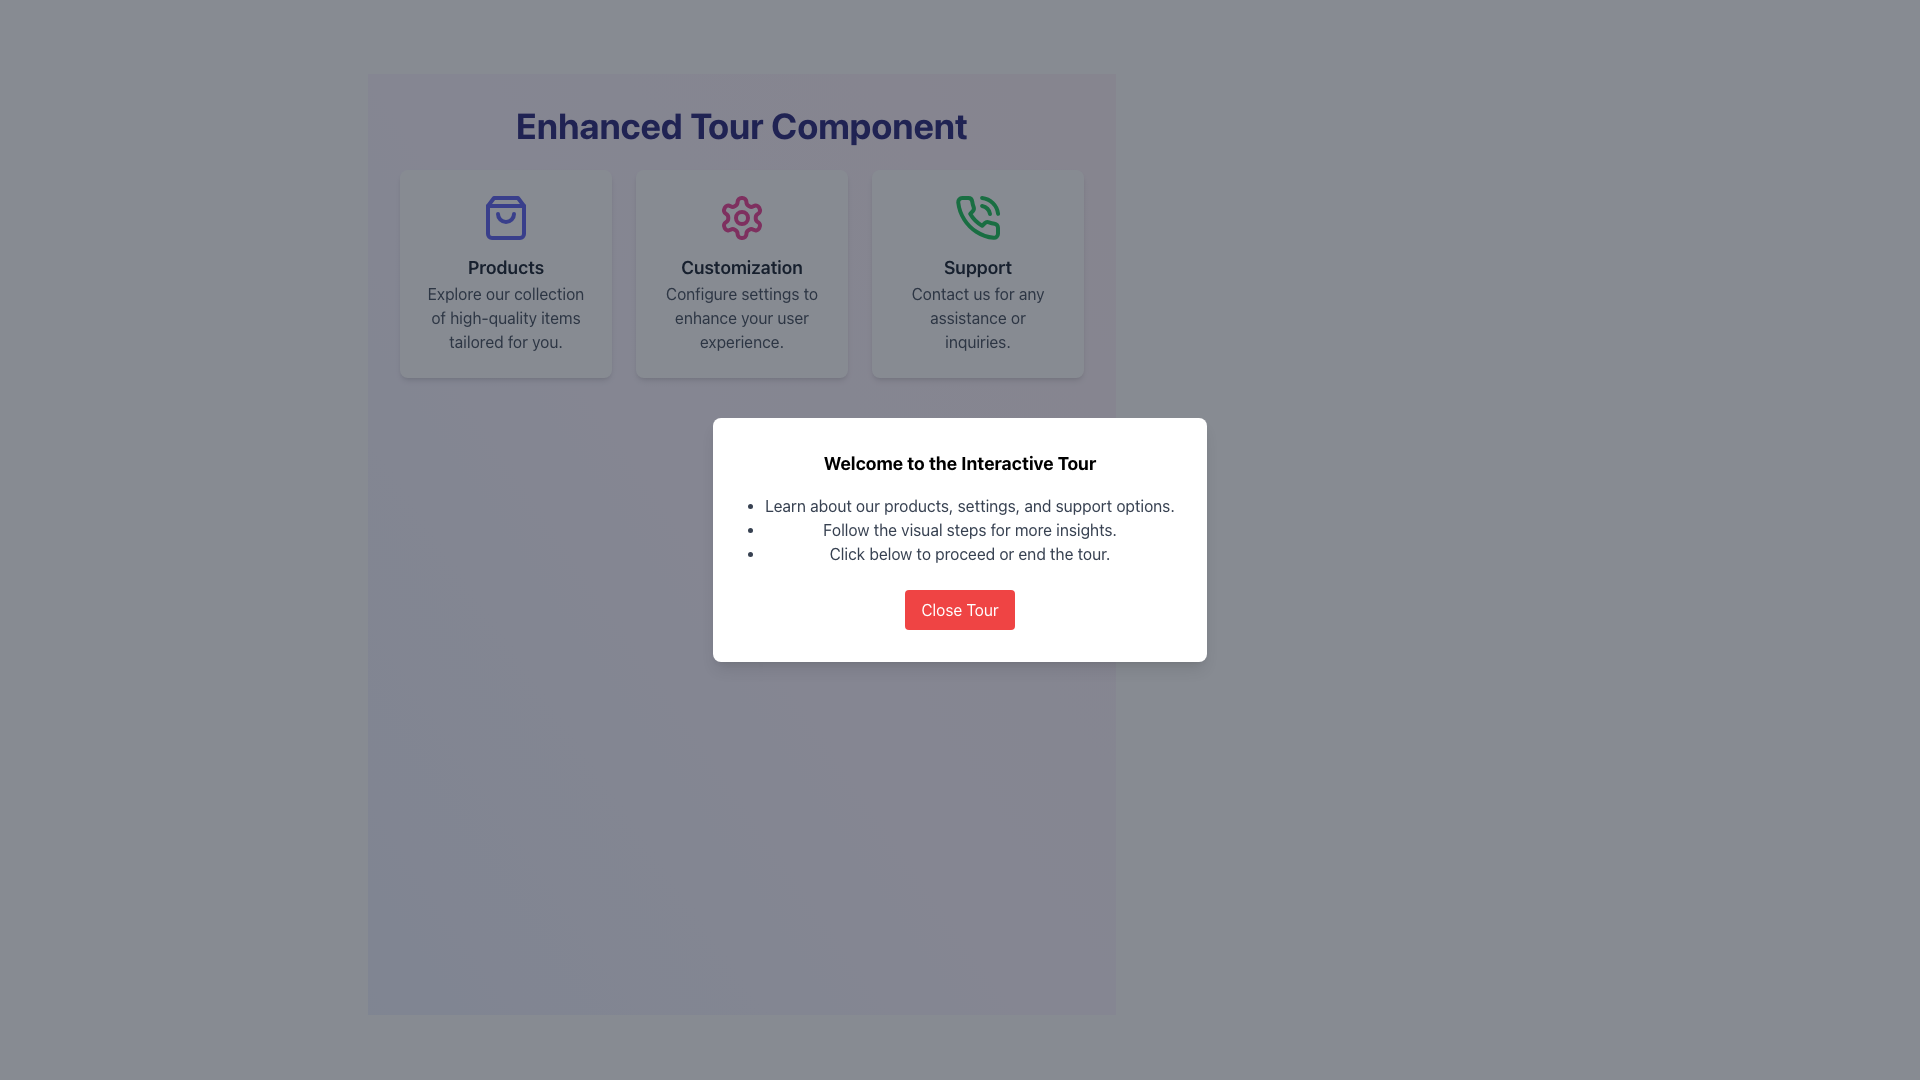 Image resolution: width=1920 pixels, height=1080 pixels. Describe the element at coordinates (969, 554) in the screenshot. I see `static text message located in the third position of the unordered list within the modal box, which provides instructions for the next step in the interactive tour` at that location.